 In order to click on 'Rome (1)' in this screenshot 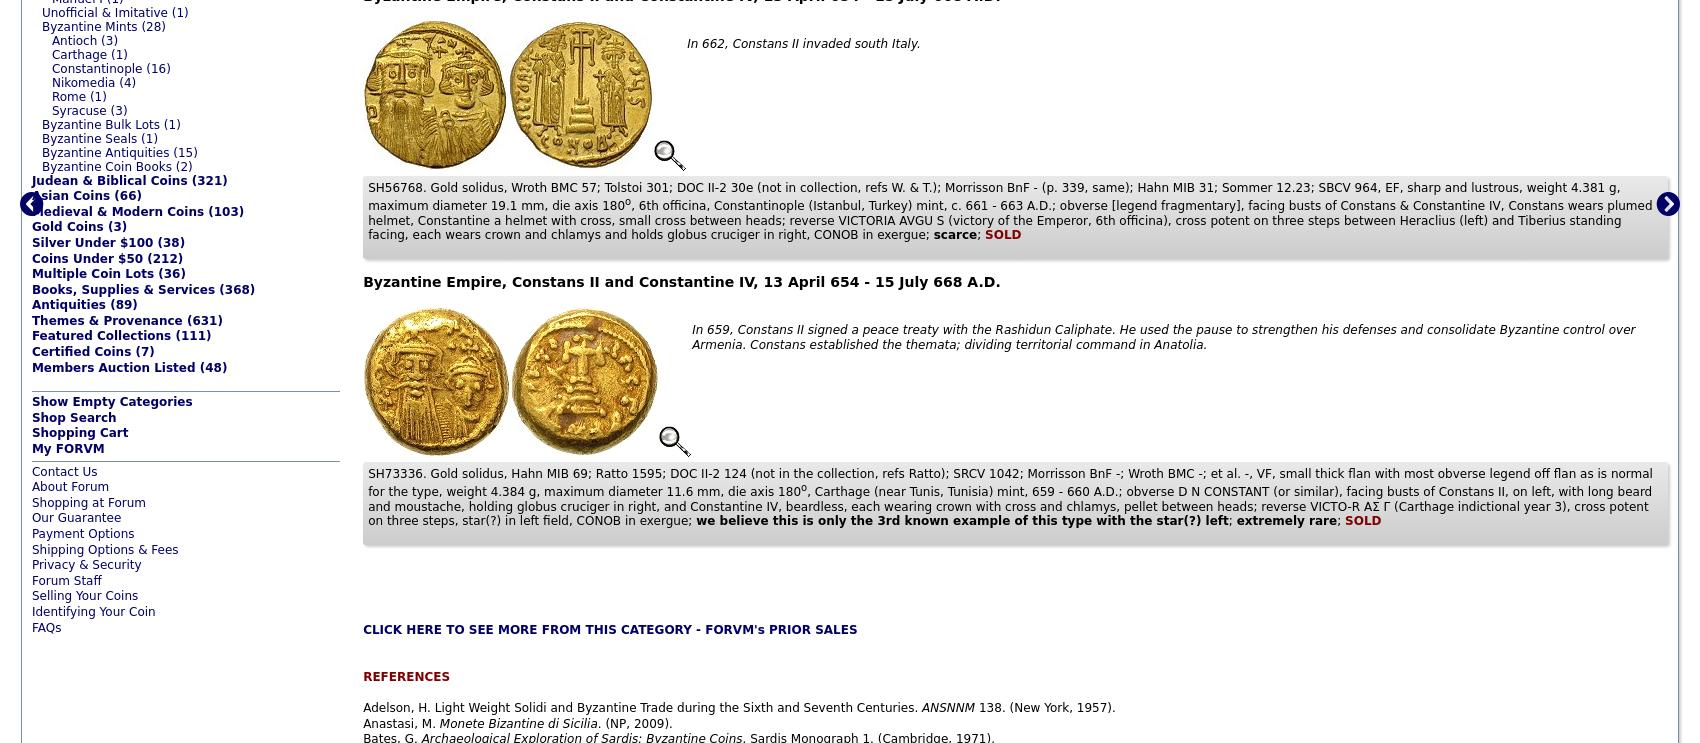, I will do `click(78, 94)`.